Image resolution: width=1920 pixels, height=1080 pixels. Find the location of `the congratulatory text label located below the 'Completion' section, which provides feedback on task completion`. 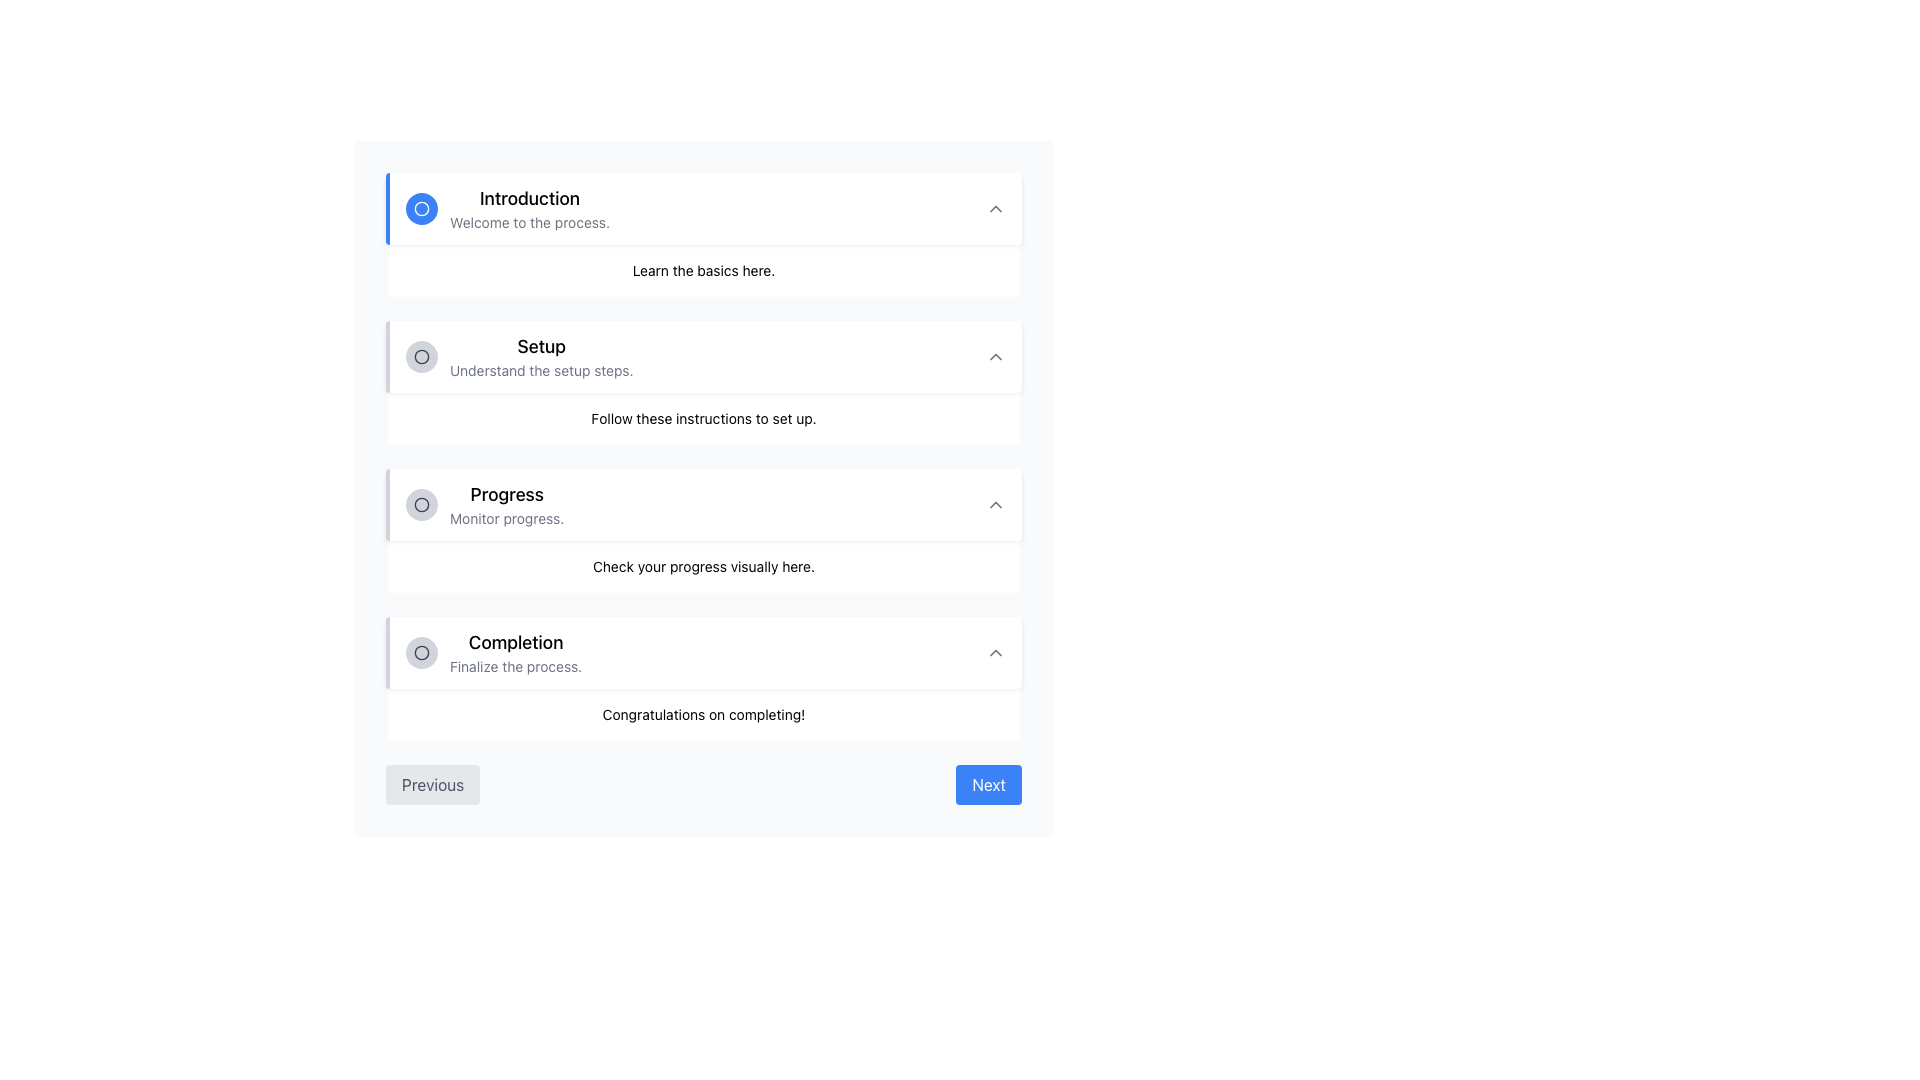

the congratulatory text label located below the 'Completion' section, which provides feedback on task completion is located at coordinates (704, 713).